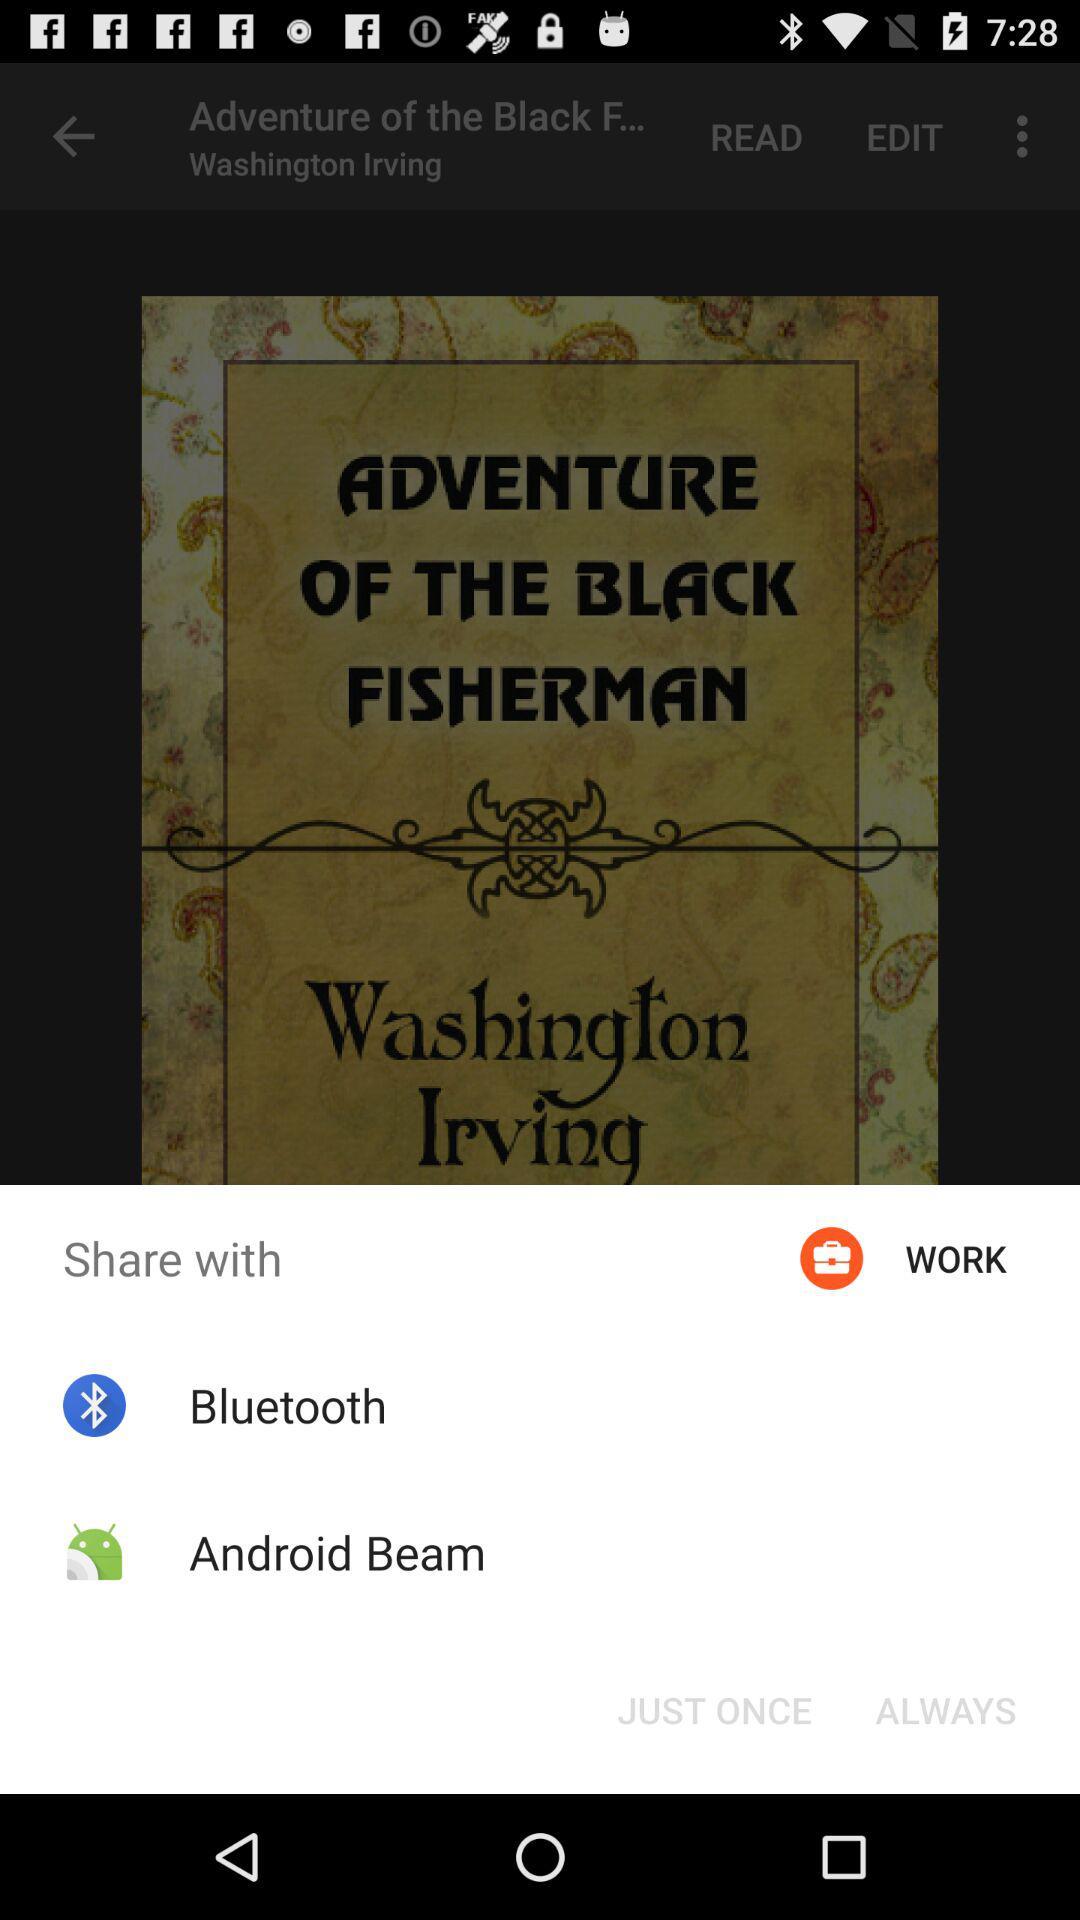 The image size is (1080, 1920). What do you see at coordinates (945, 1708) in the screenshot?
I see `button to the right of the just once icon` at bounding box center [945, 1708].